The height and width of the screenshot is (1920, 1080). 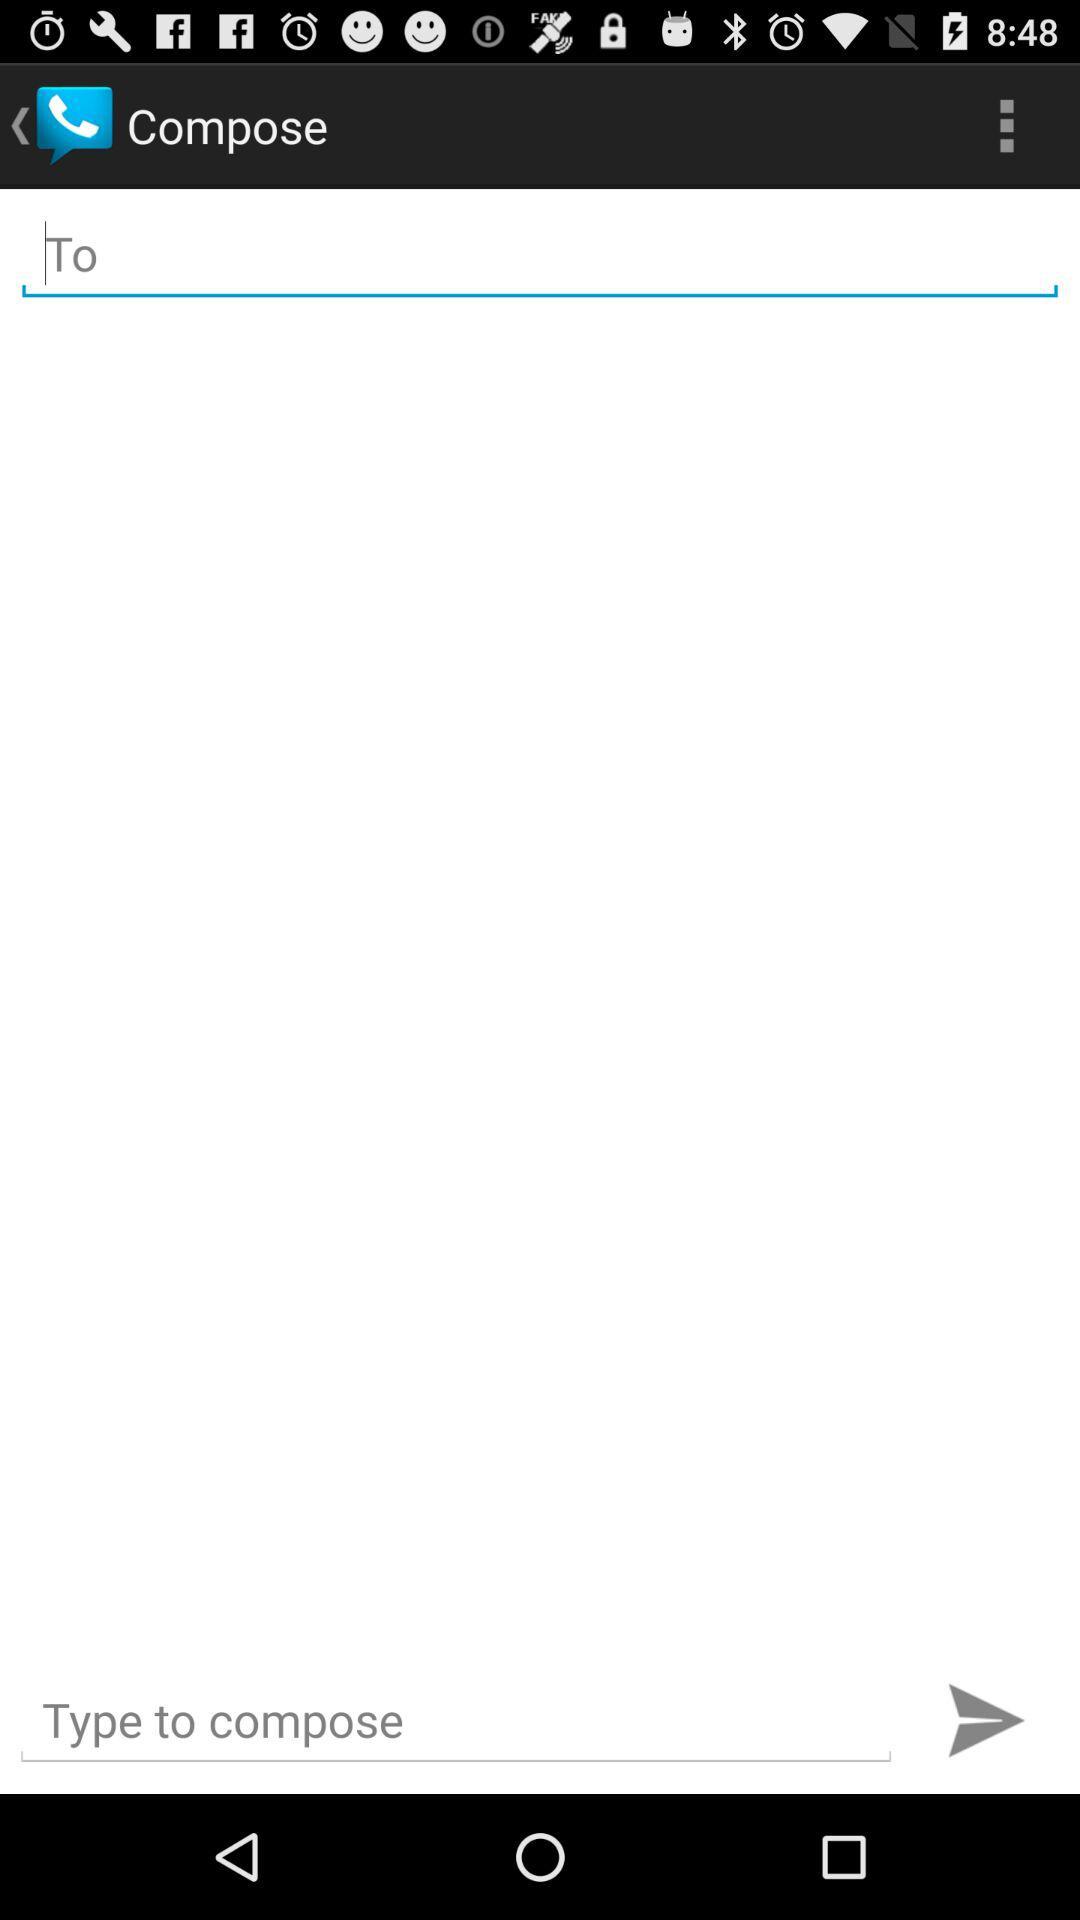 What do you see at coordinates (540, 253) in the screenshot?
I see `type receiver name` at bounding box center [540, 253].